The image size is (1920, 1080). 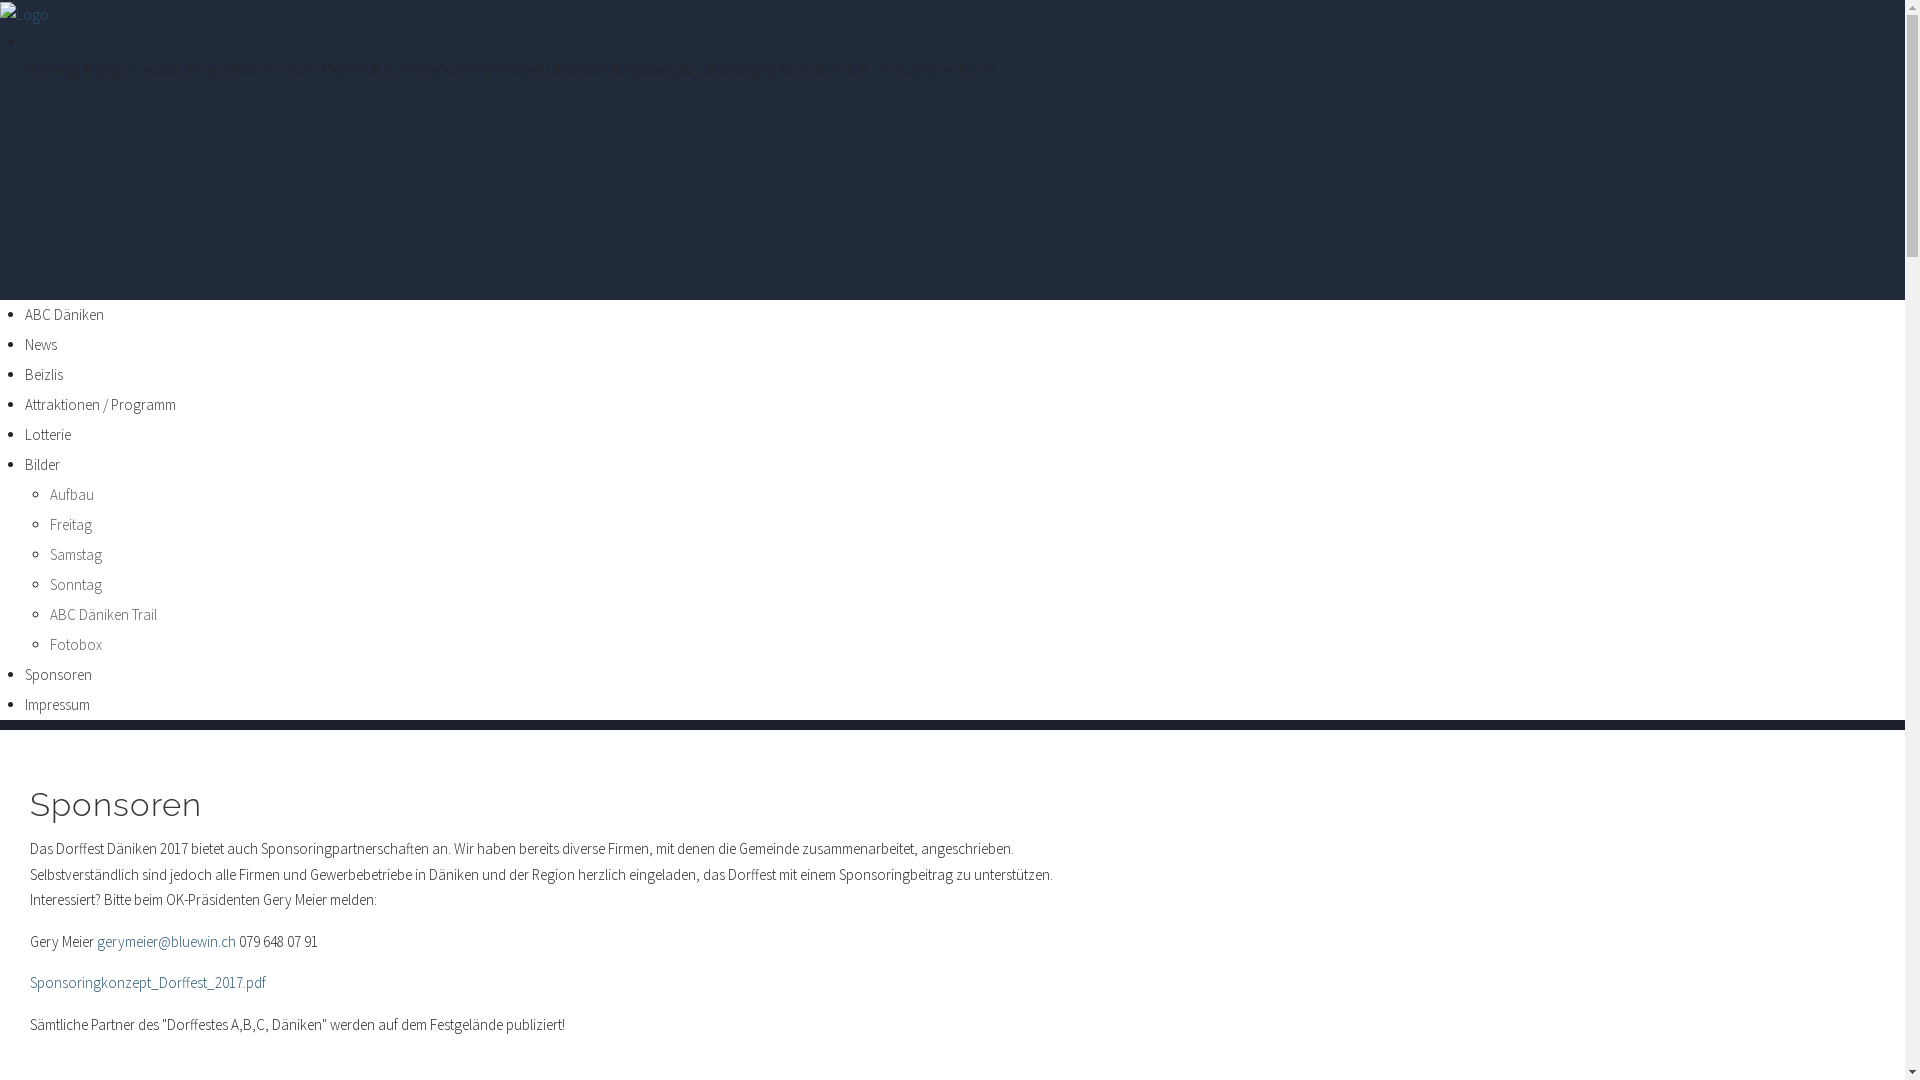 What do you see at coordinates (49, 584) in the screenshot?
I see `'Sonntag'` at bounding box center [49, 584].